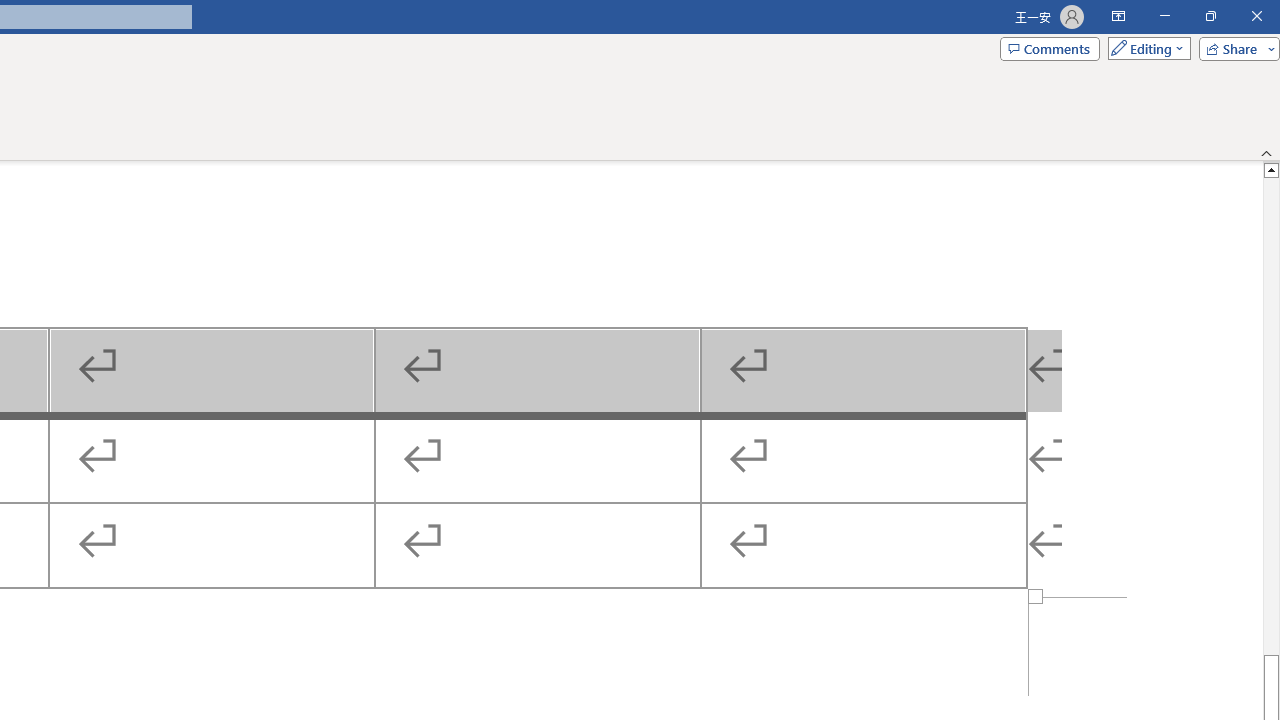 The image size is (1280, 720). I want to click on 'Editing', so click(1144, 47).